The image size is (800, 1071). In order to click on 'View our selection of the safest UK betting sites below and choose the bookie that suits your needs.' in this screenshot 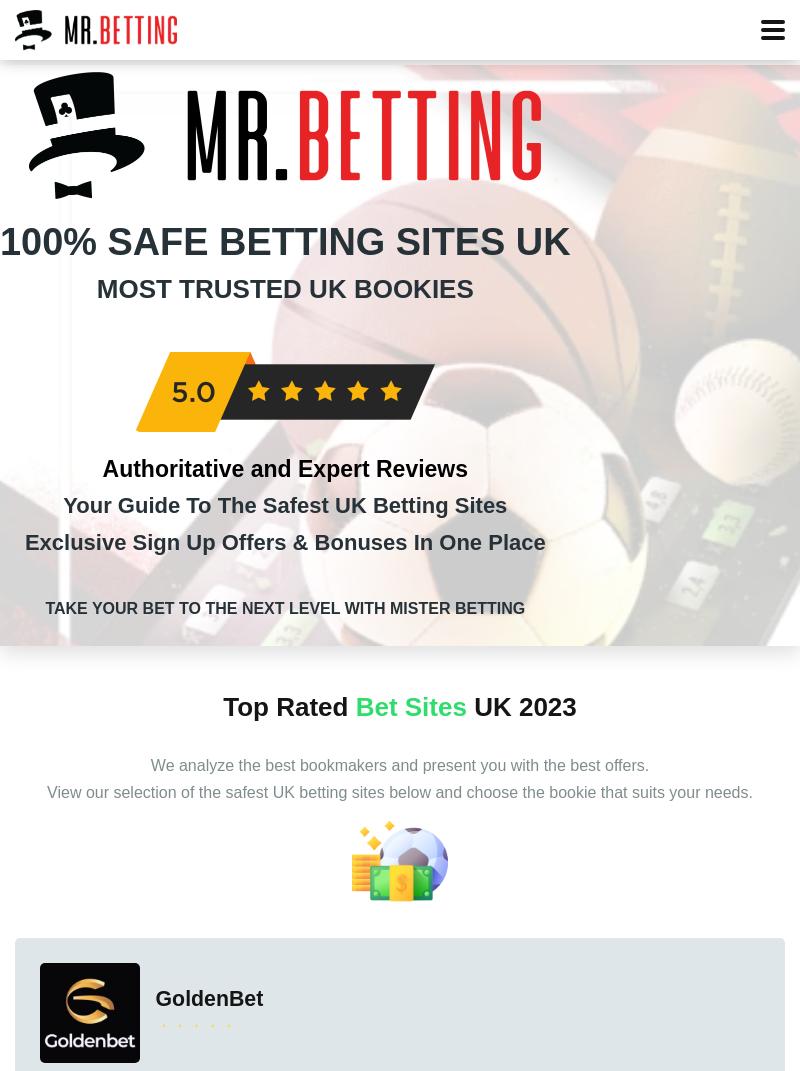, I will do `click(398, 790)`.